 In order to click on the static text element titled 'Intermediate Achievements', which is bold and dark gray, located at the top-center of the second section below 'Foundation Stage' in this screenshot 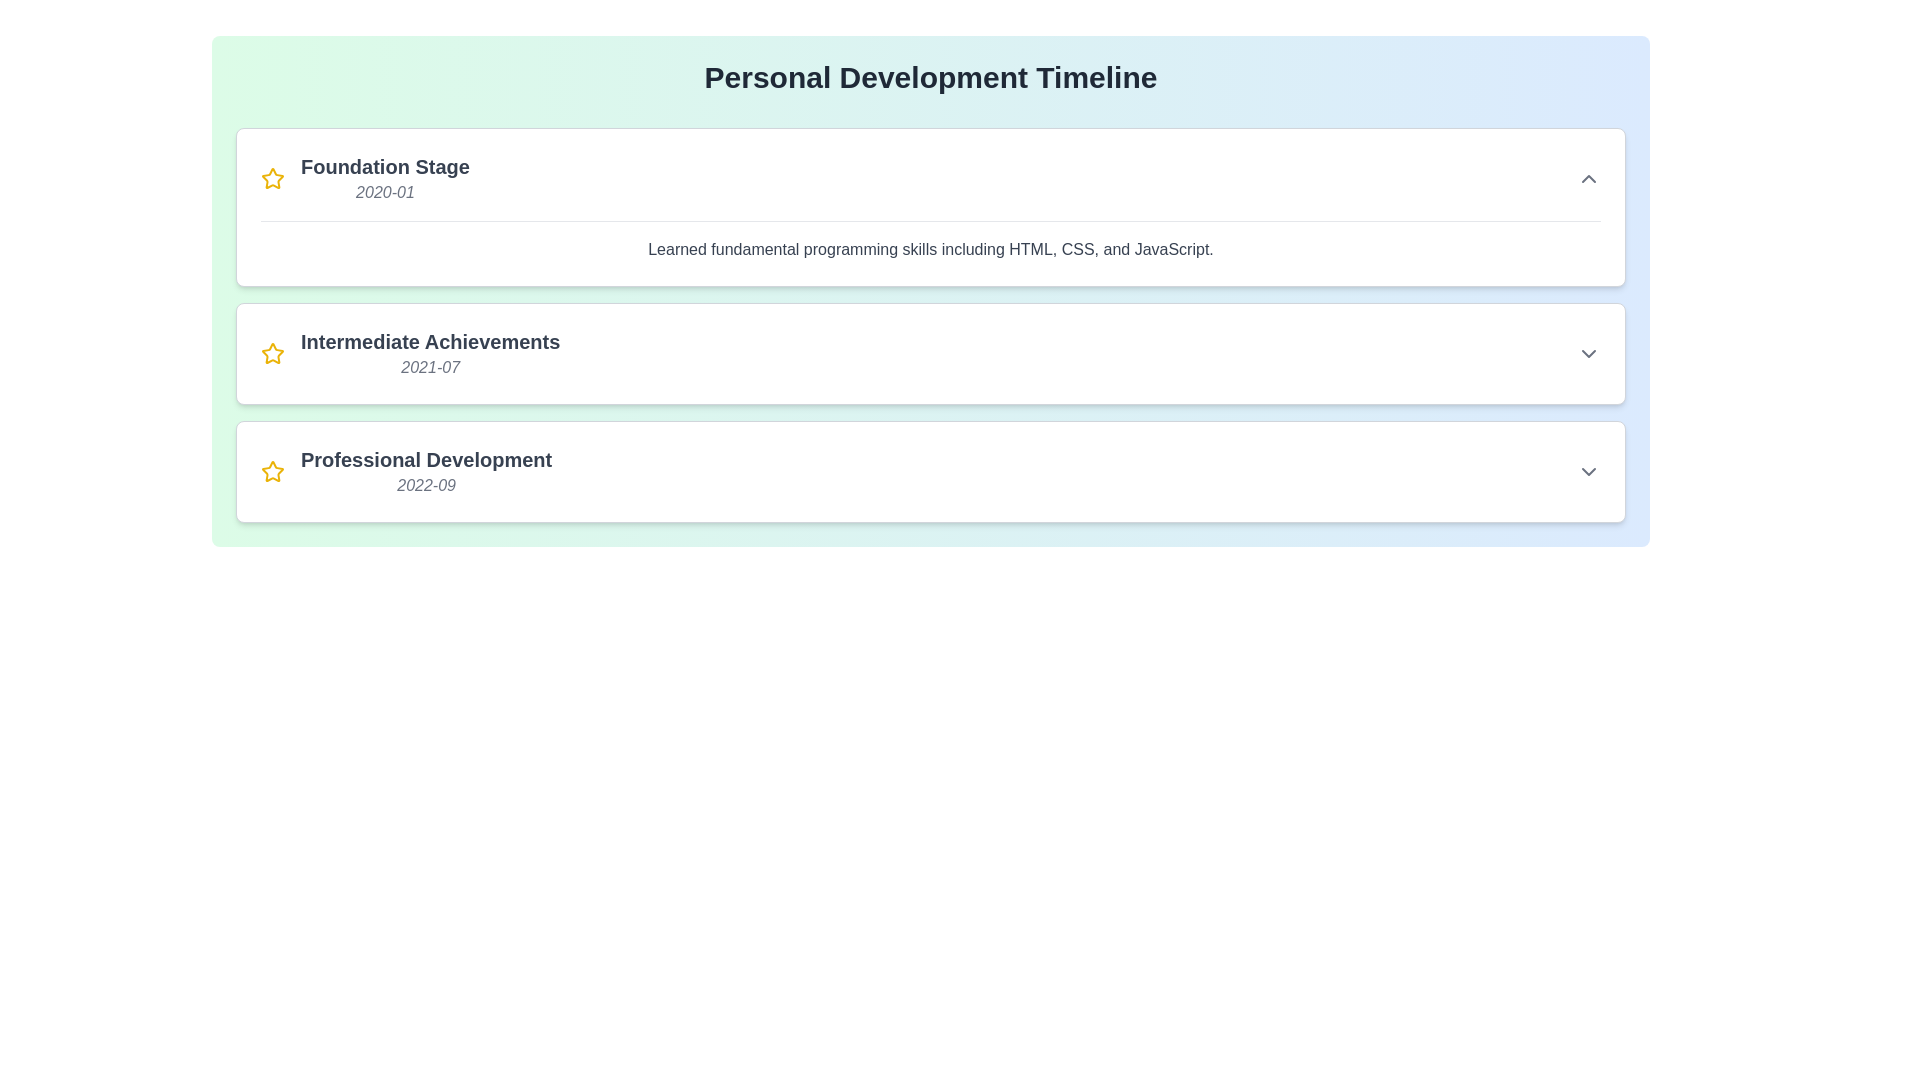, I will do `click(429, 341)`.